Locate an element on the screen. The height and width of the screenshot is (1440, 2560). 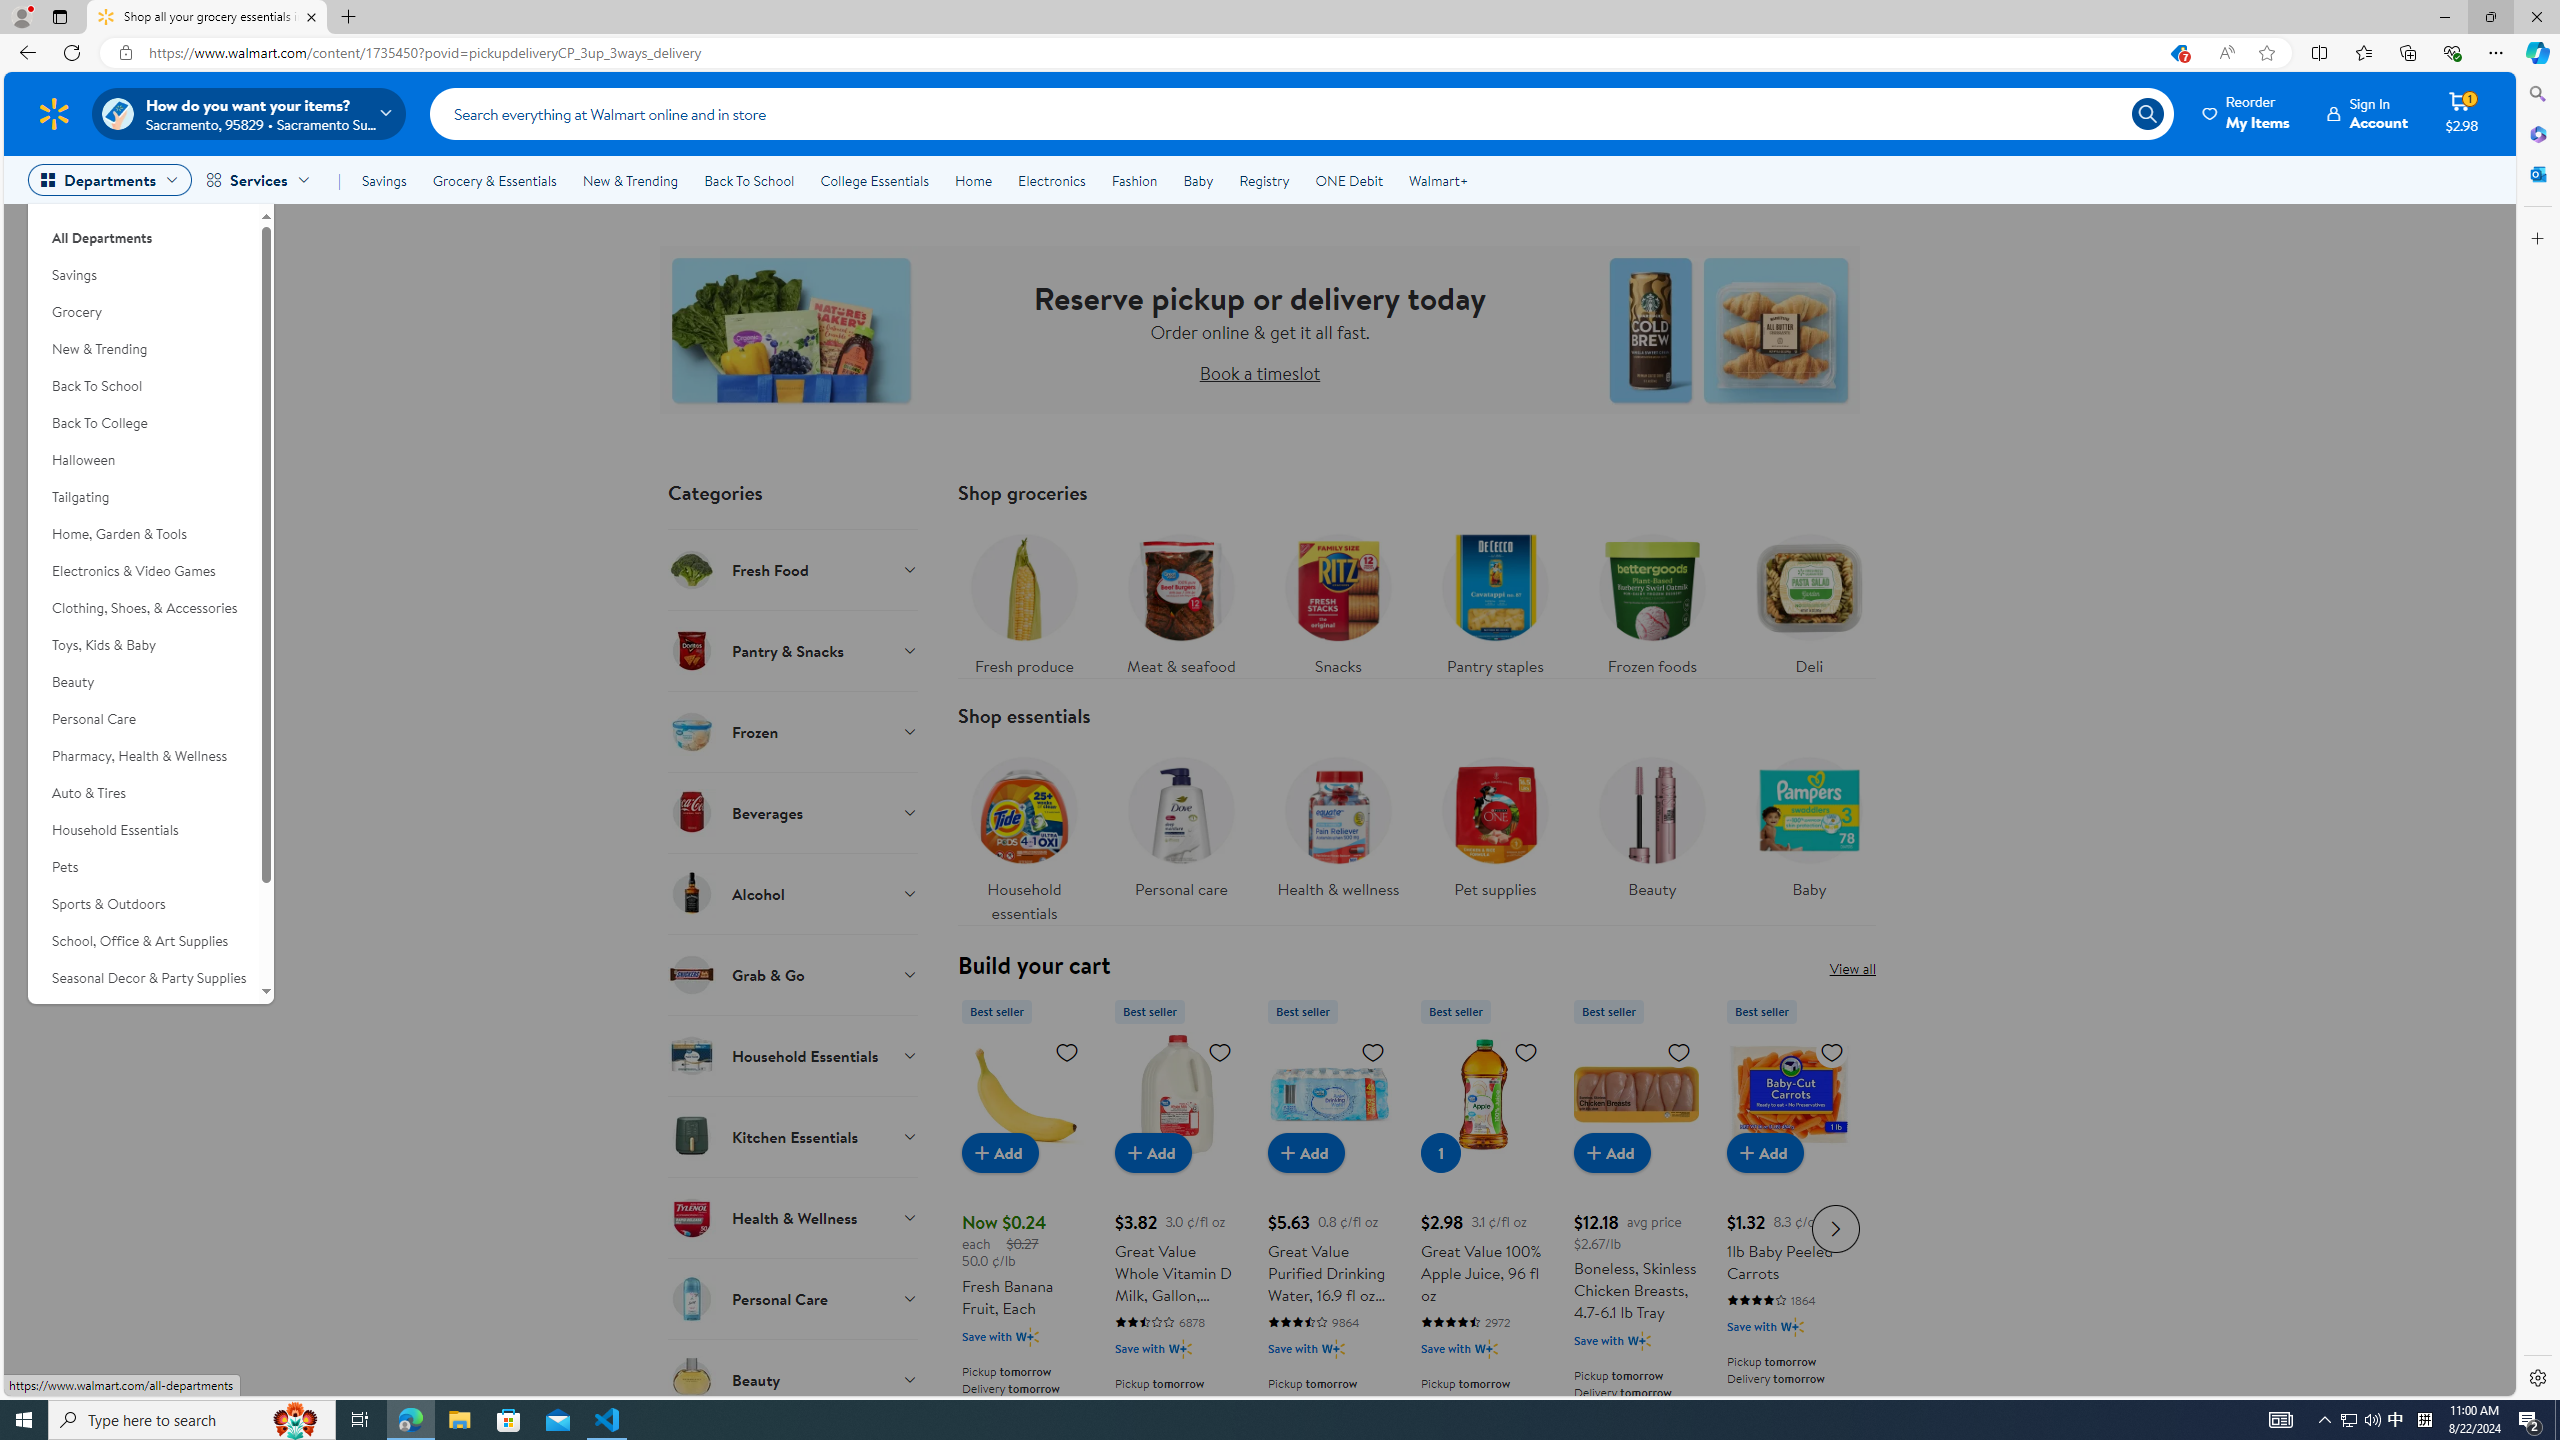
'Home, Garden & Tools' is located at coordinates (142, 533).